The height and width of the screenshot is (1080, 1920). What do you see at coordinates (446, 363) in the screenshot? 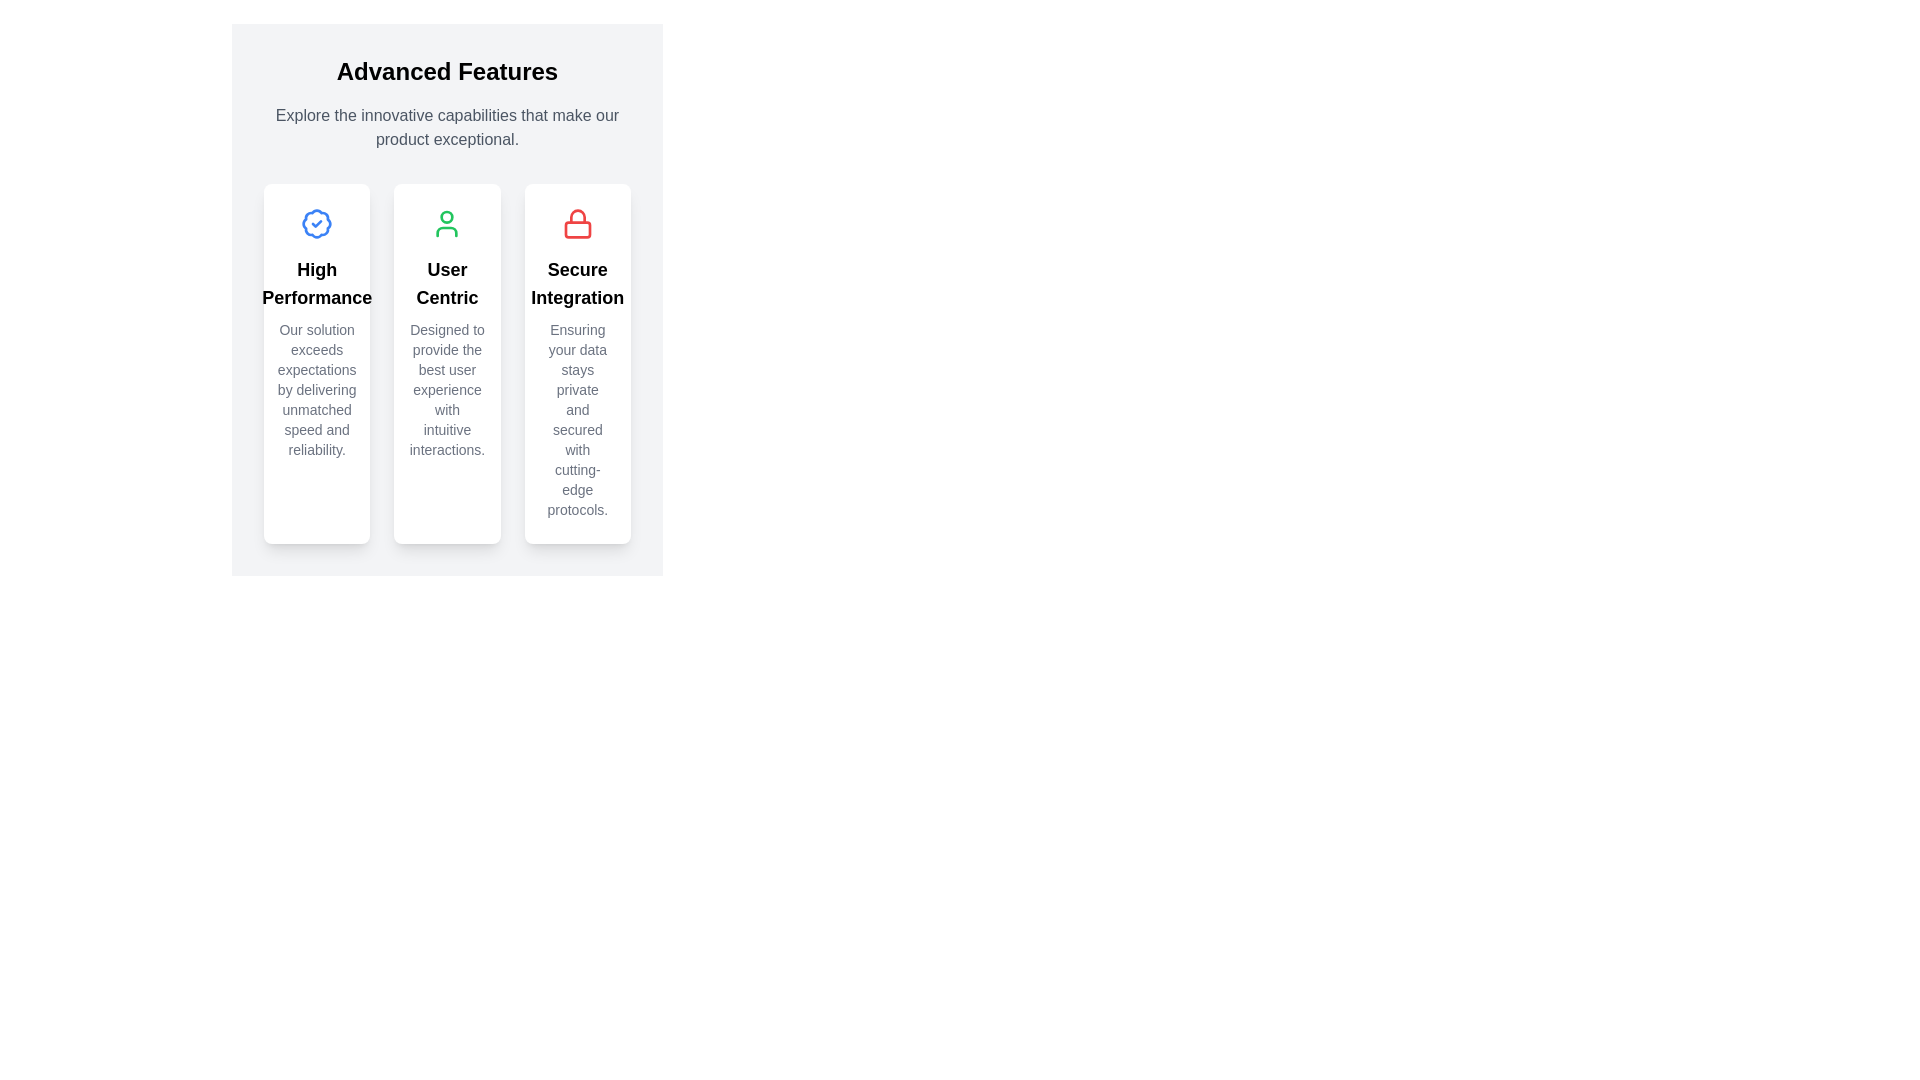
I see `the informational panel titled 'User Centric' with a green person icon, located in the middle column under 'Advanced Features'` at bounding box center [446, 363].